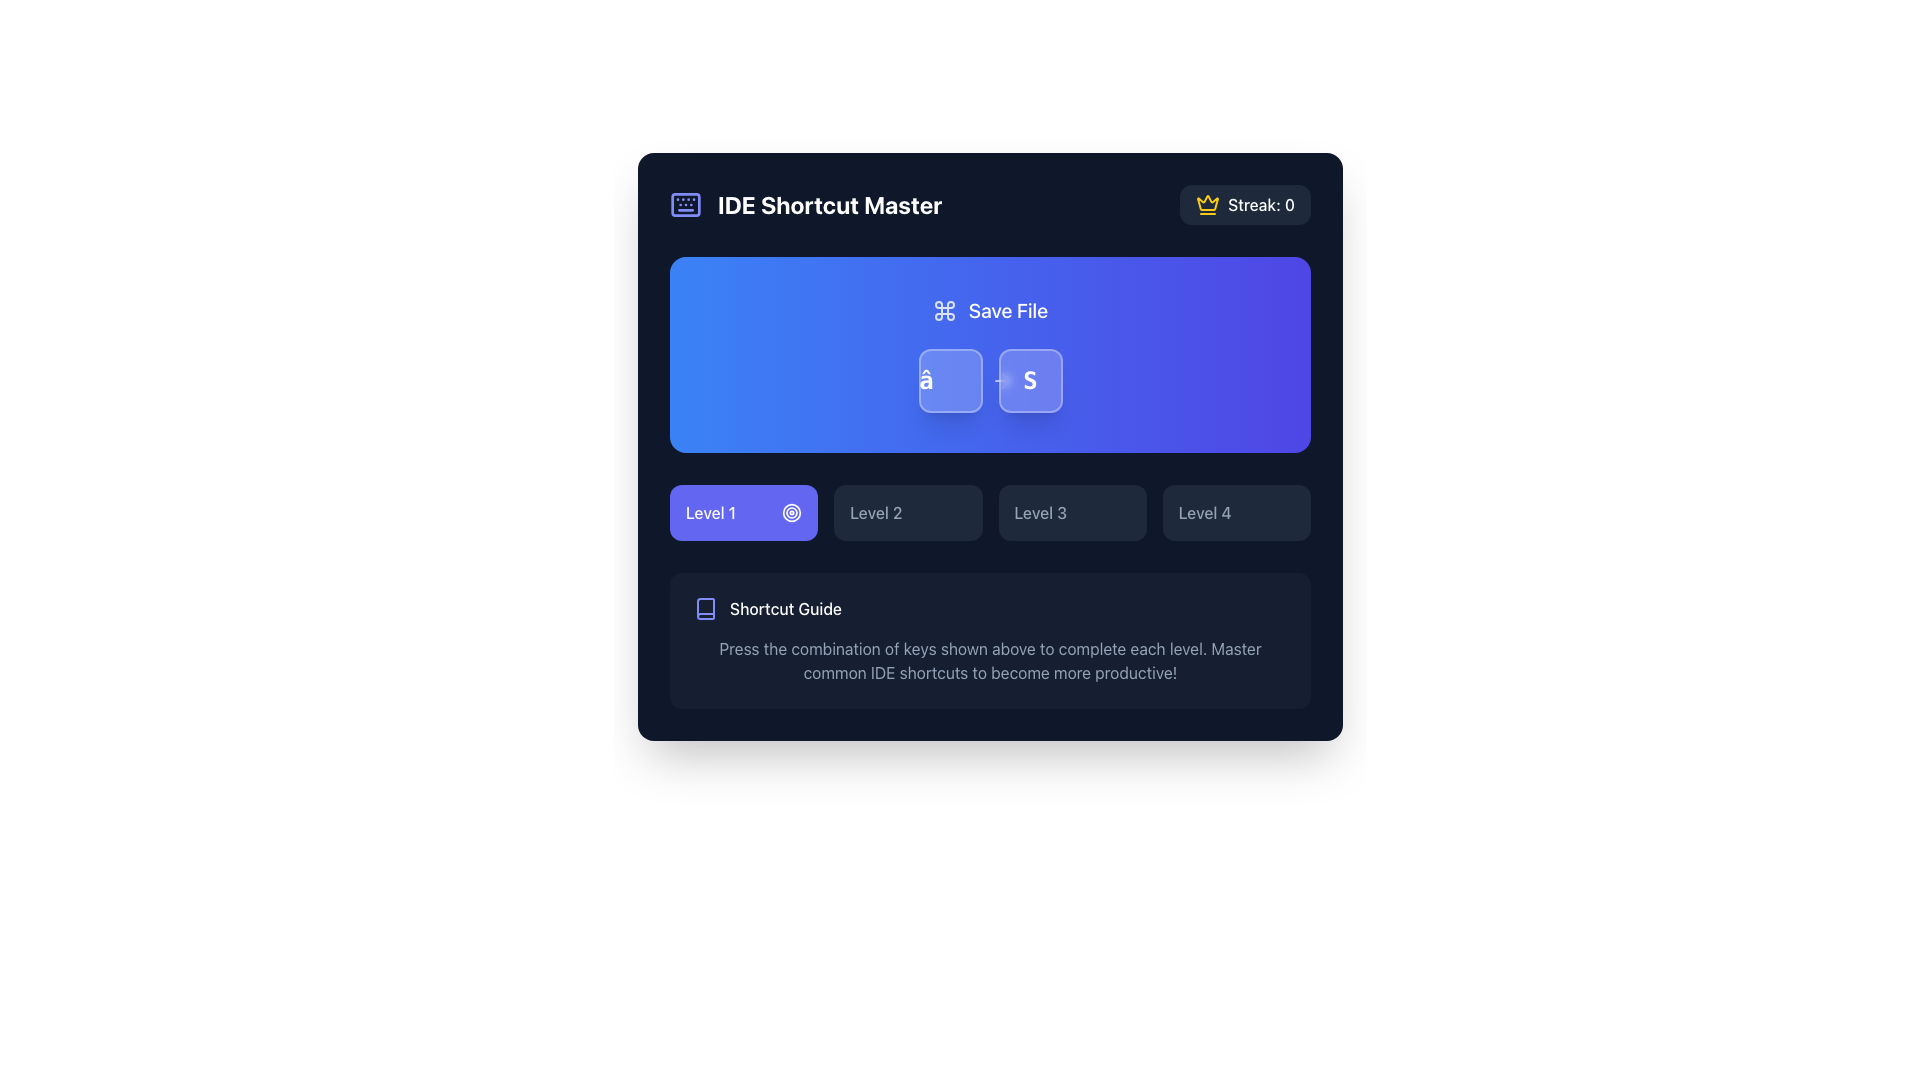 Image resolution: width=1920 pixels, height=1080 pixels. Describe the element at coordinates (705, 608) in the screenshot. I see `the book-like icon with a dark indigo stroke, located next to the 'Shortcut Guide' text` at that location.